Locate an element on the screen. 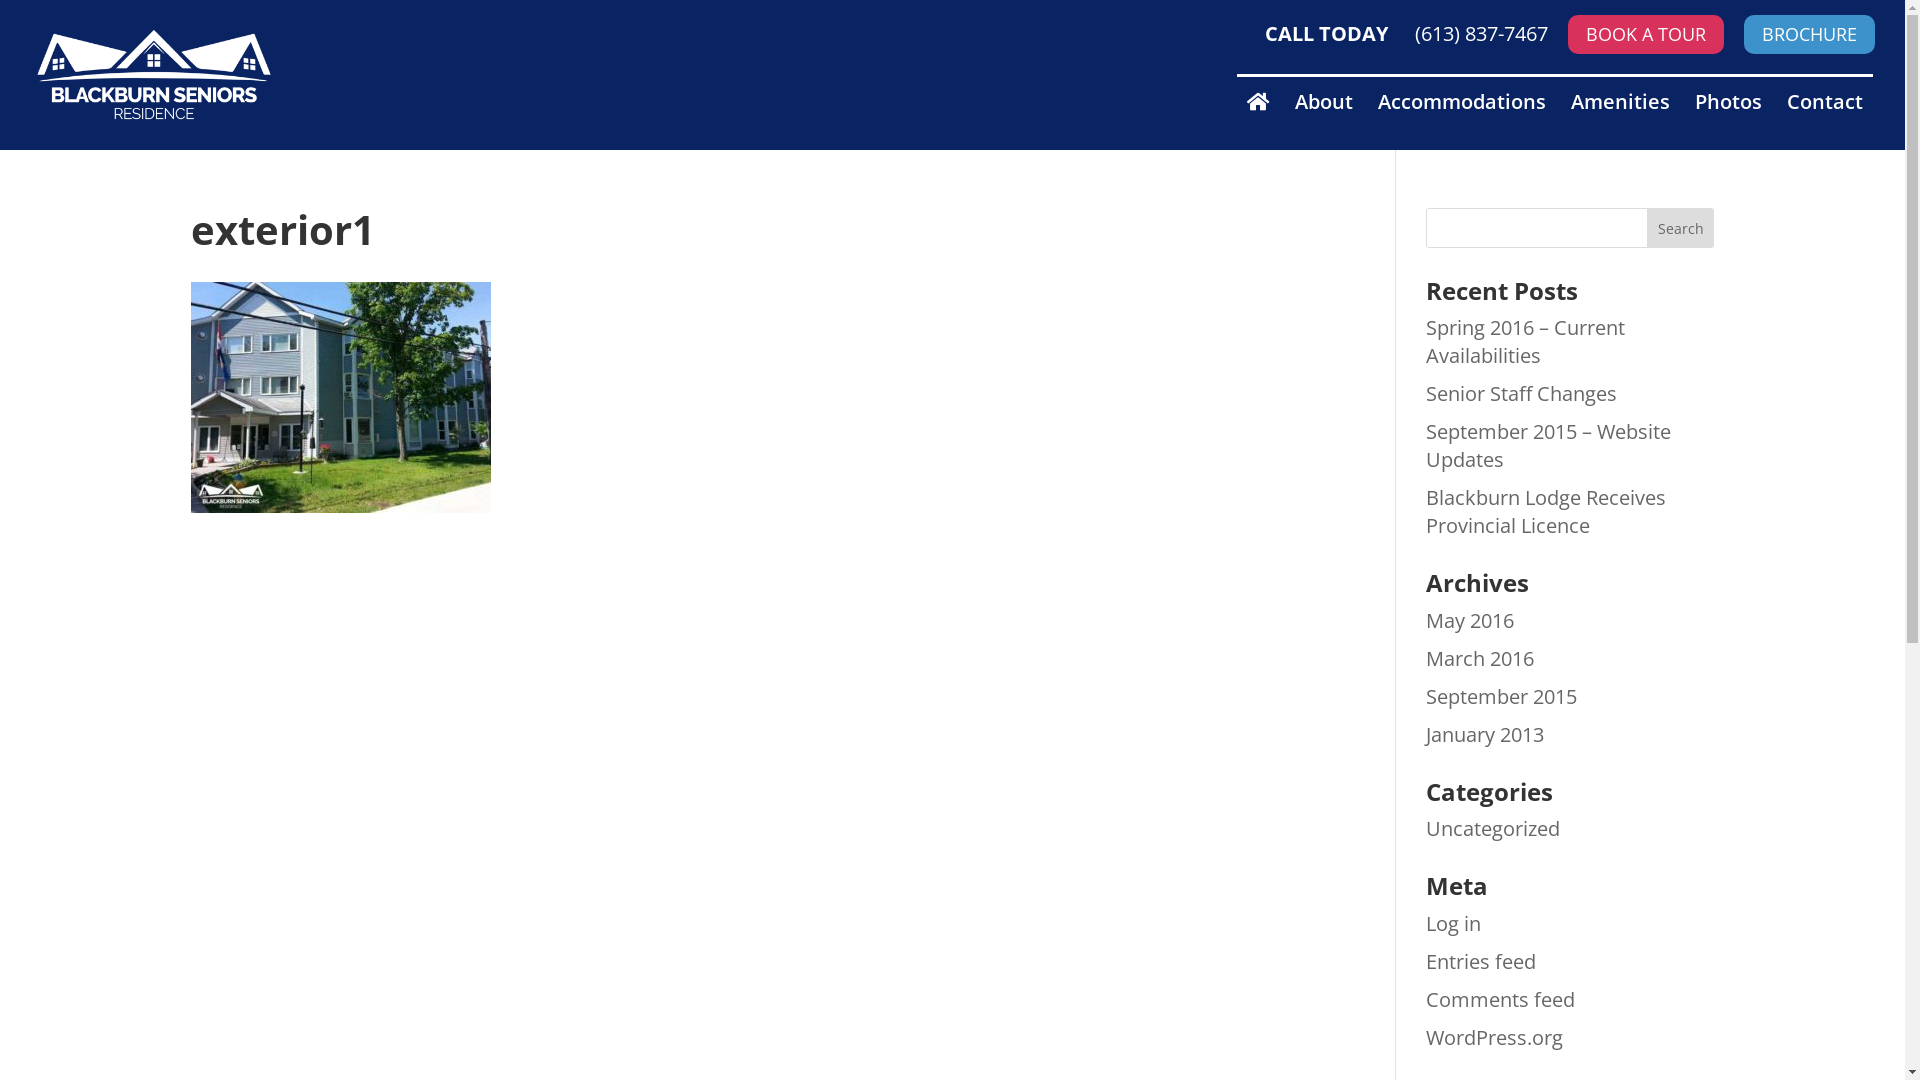 Image resolution: width=1920 pixels, height=1080 pixels. 'Search' is located at coordinates (1680, 226).